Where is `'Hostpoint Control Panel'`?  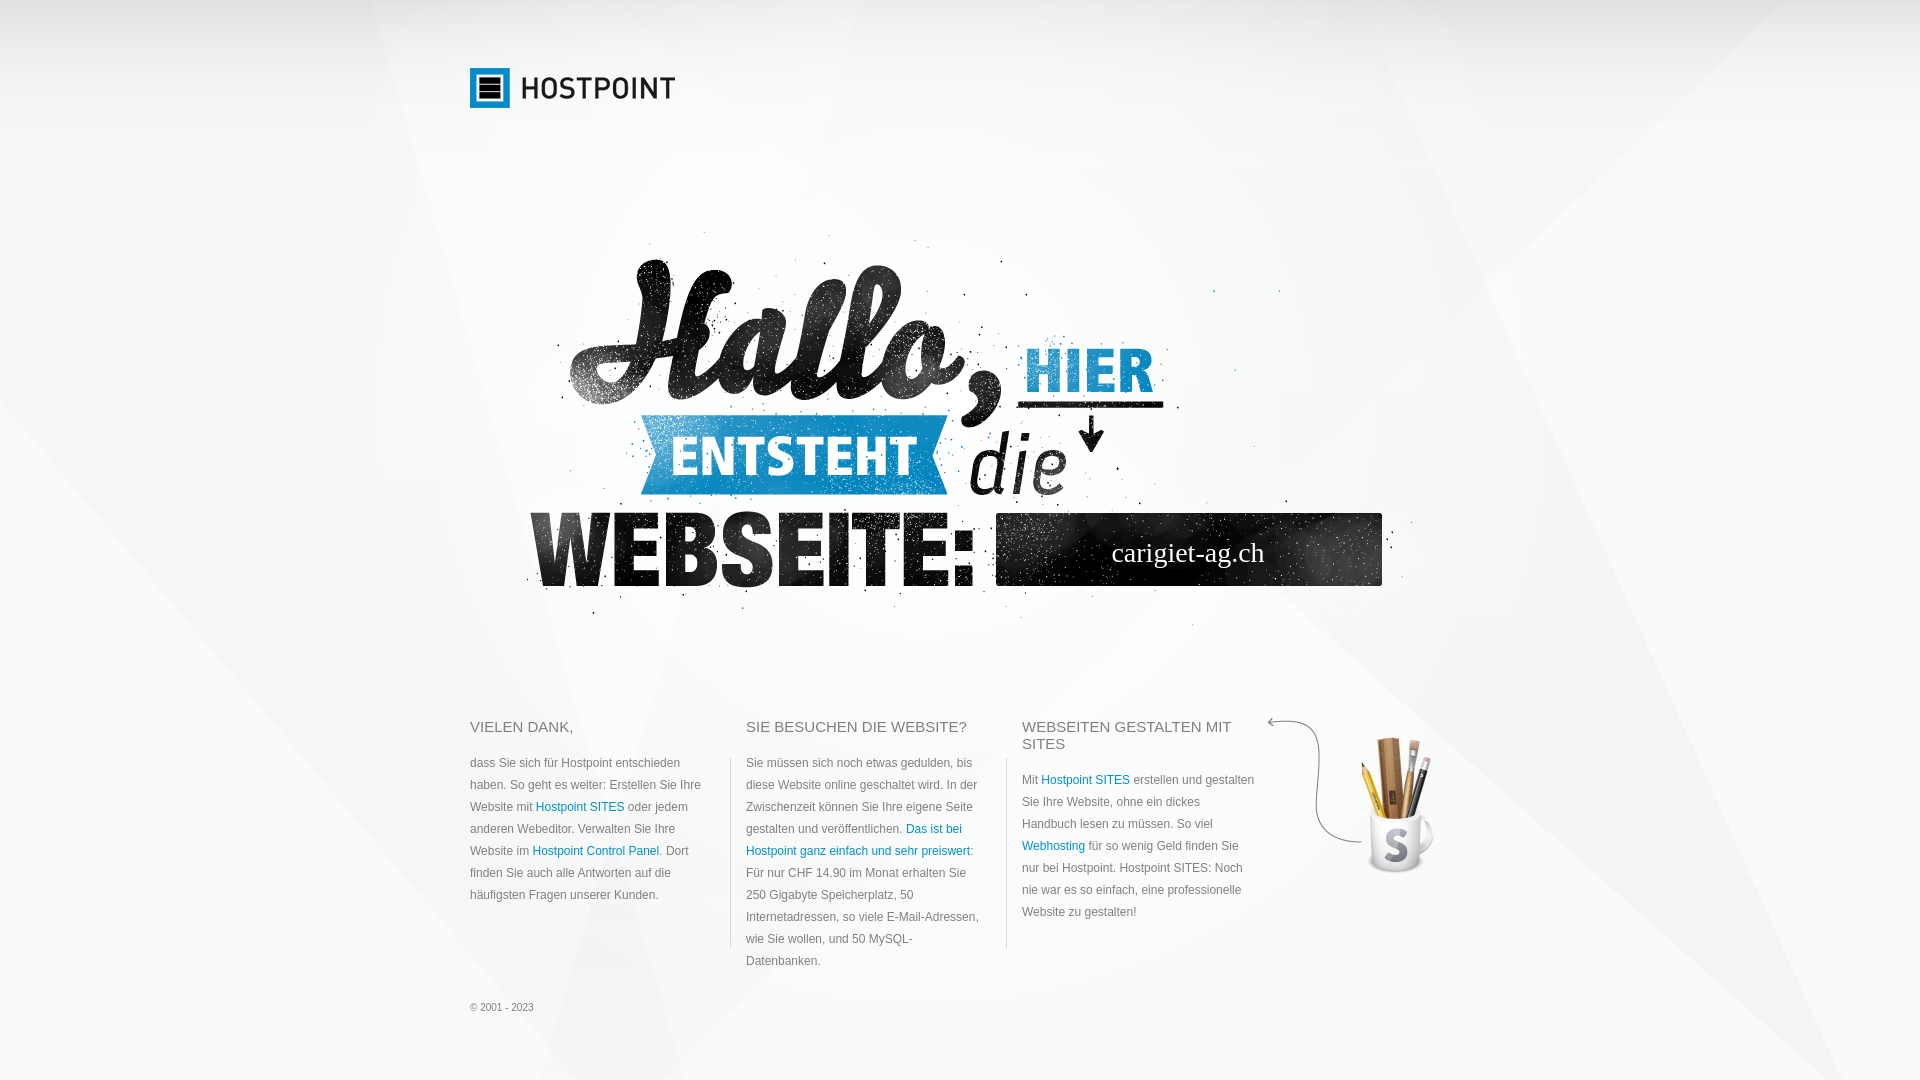
'Hostpoint Control Panel' is located at coordinates (594, 851).